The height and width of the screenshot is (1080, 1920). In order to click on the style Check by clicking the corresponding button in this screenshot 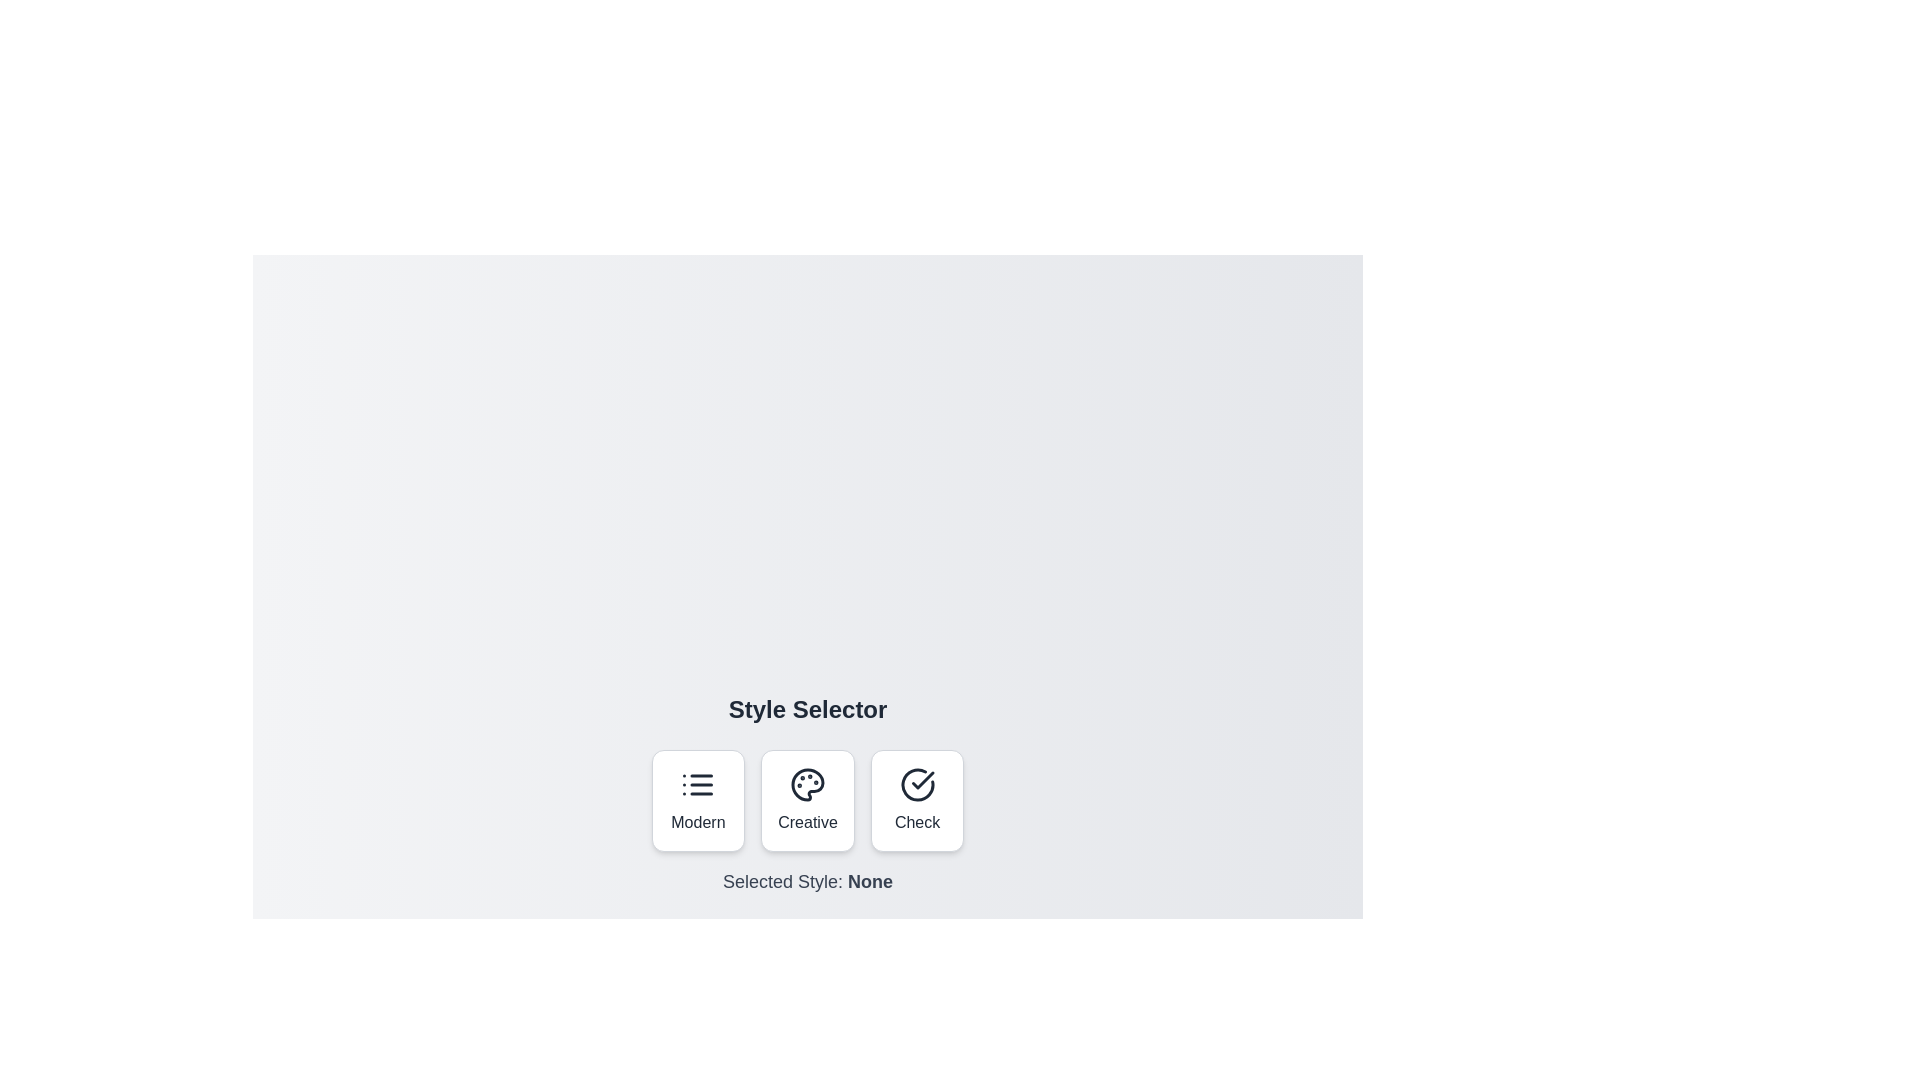, I will do `click(916, 800)`.